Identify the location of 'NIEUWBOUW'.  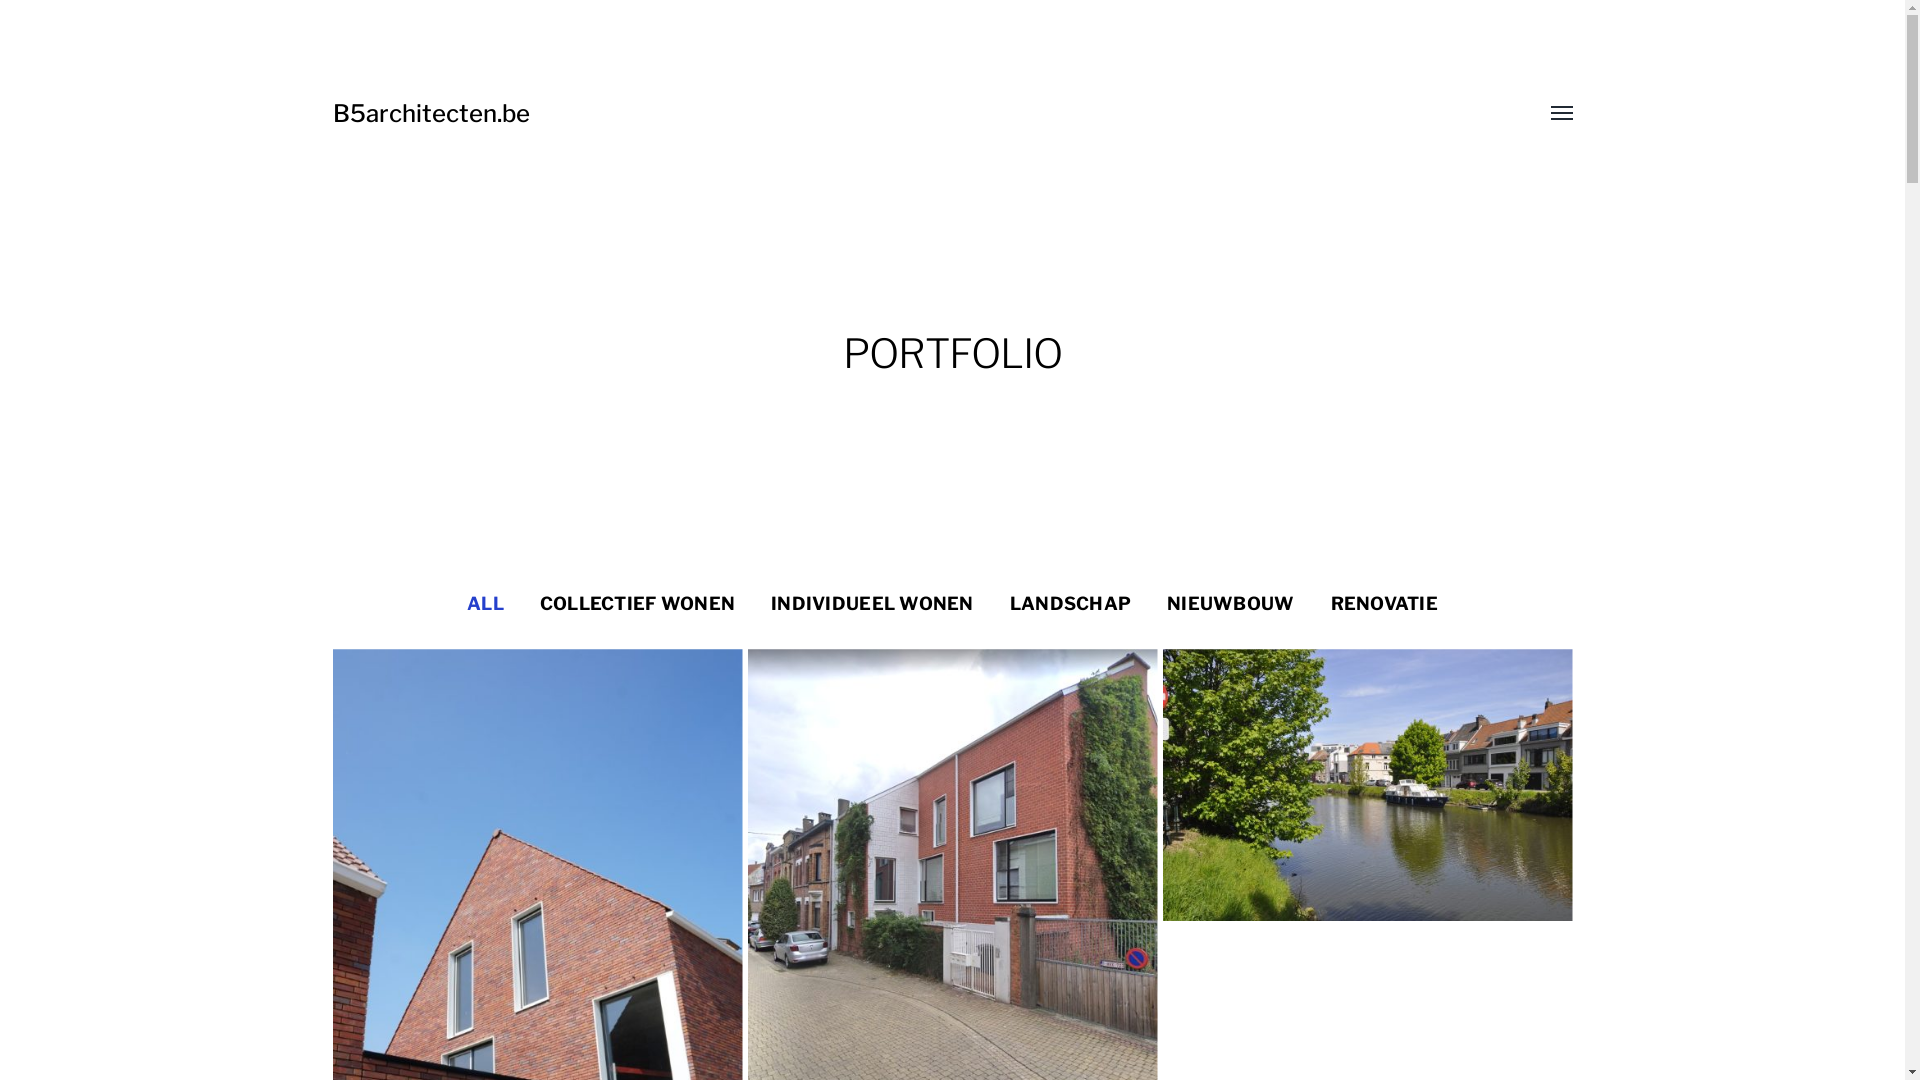
(1229, 603).